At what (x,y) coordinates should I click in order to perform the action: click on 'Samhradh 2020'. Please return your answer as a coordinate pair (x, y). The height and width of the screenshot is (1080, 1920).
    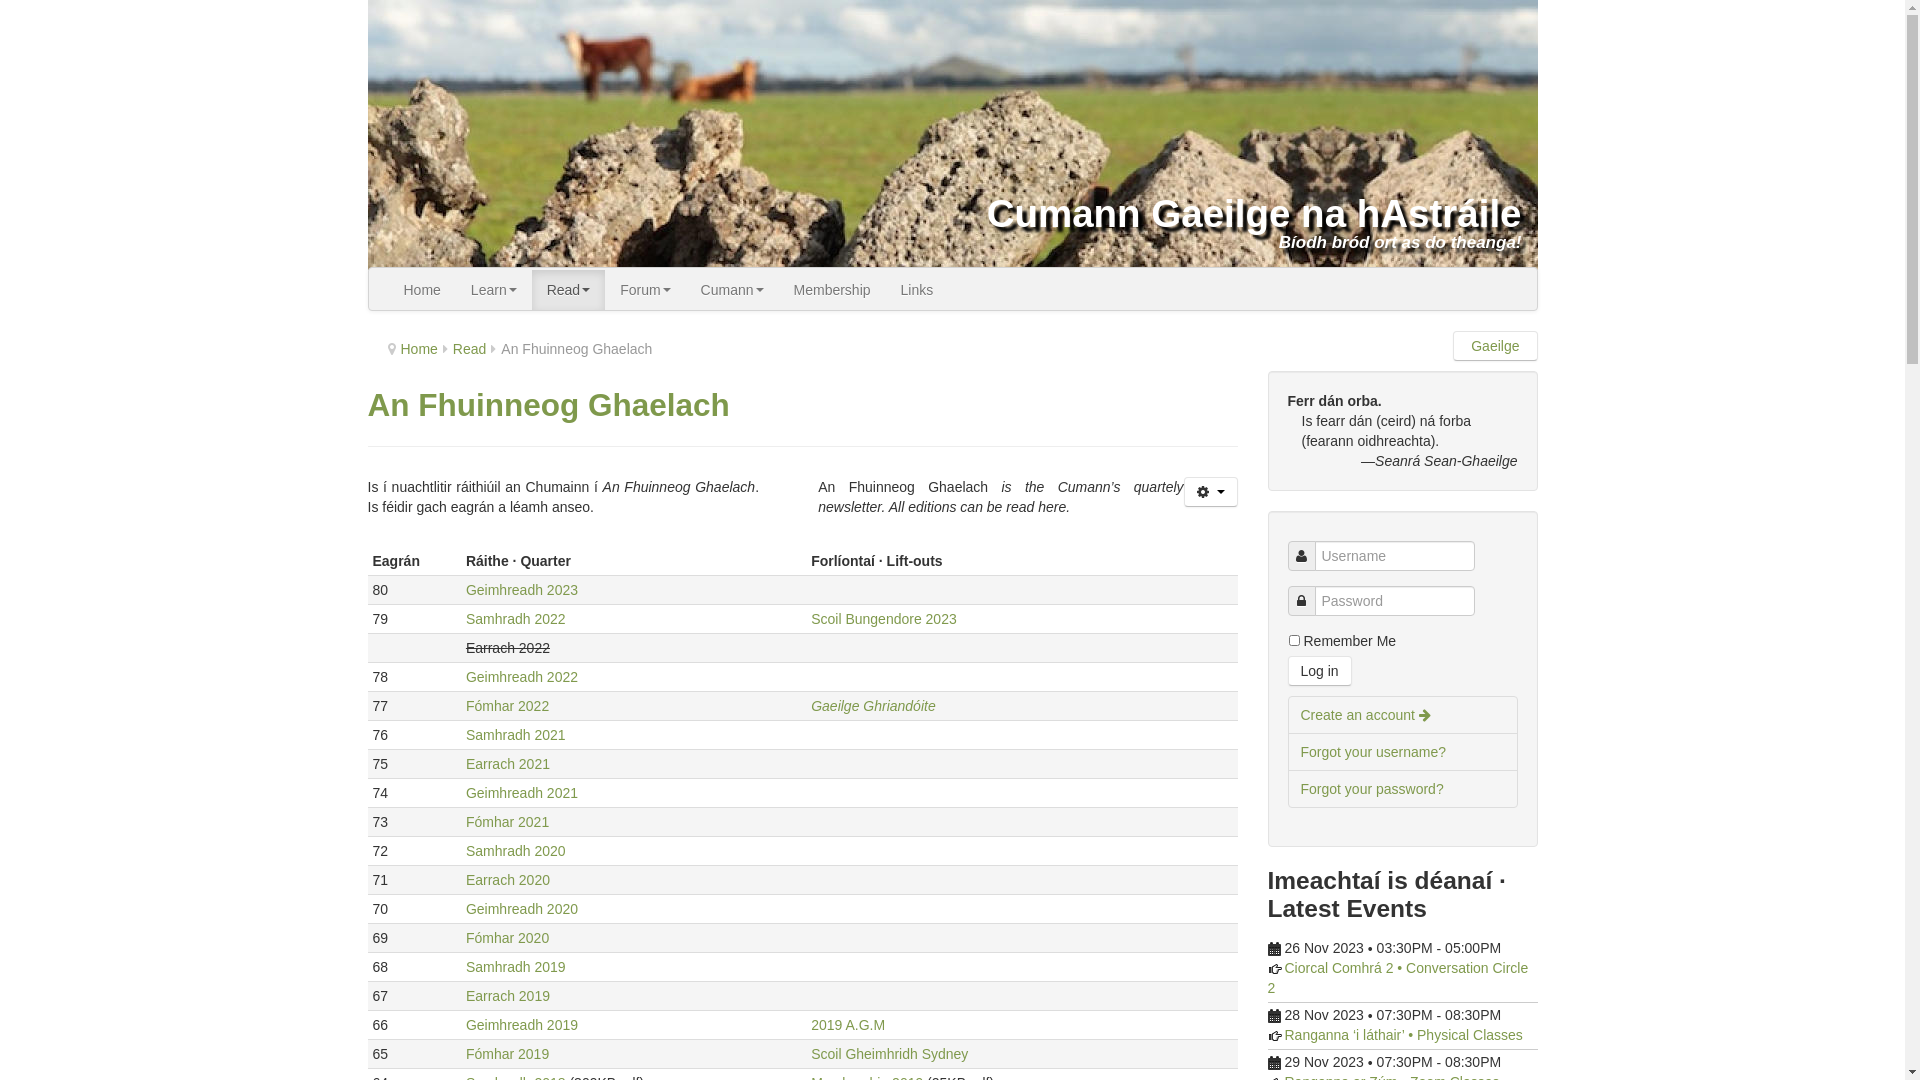
    Looking at the image, I should click on (515, 851).